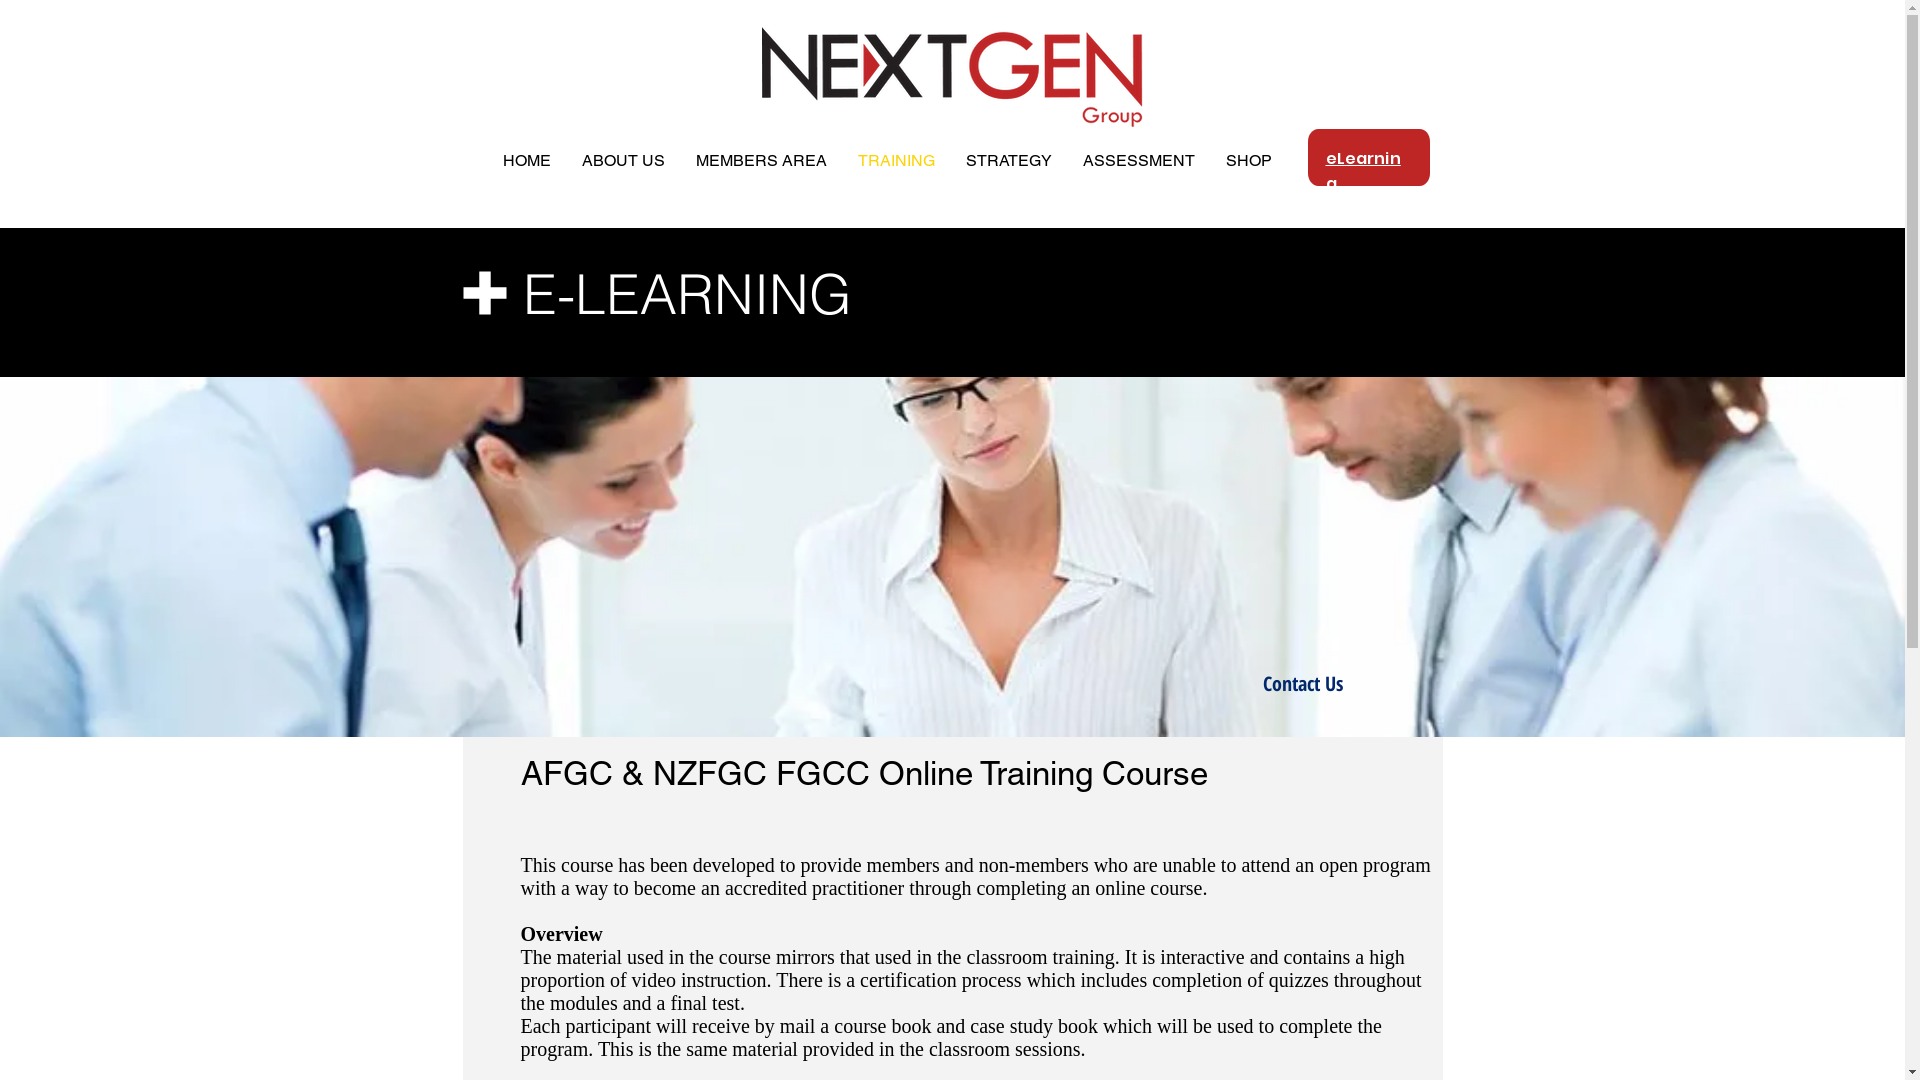 The width and height of the screenshot is (1920, 1080). I want to click on 'ASSESSMENT', so click(1067, 160).